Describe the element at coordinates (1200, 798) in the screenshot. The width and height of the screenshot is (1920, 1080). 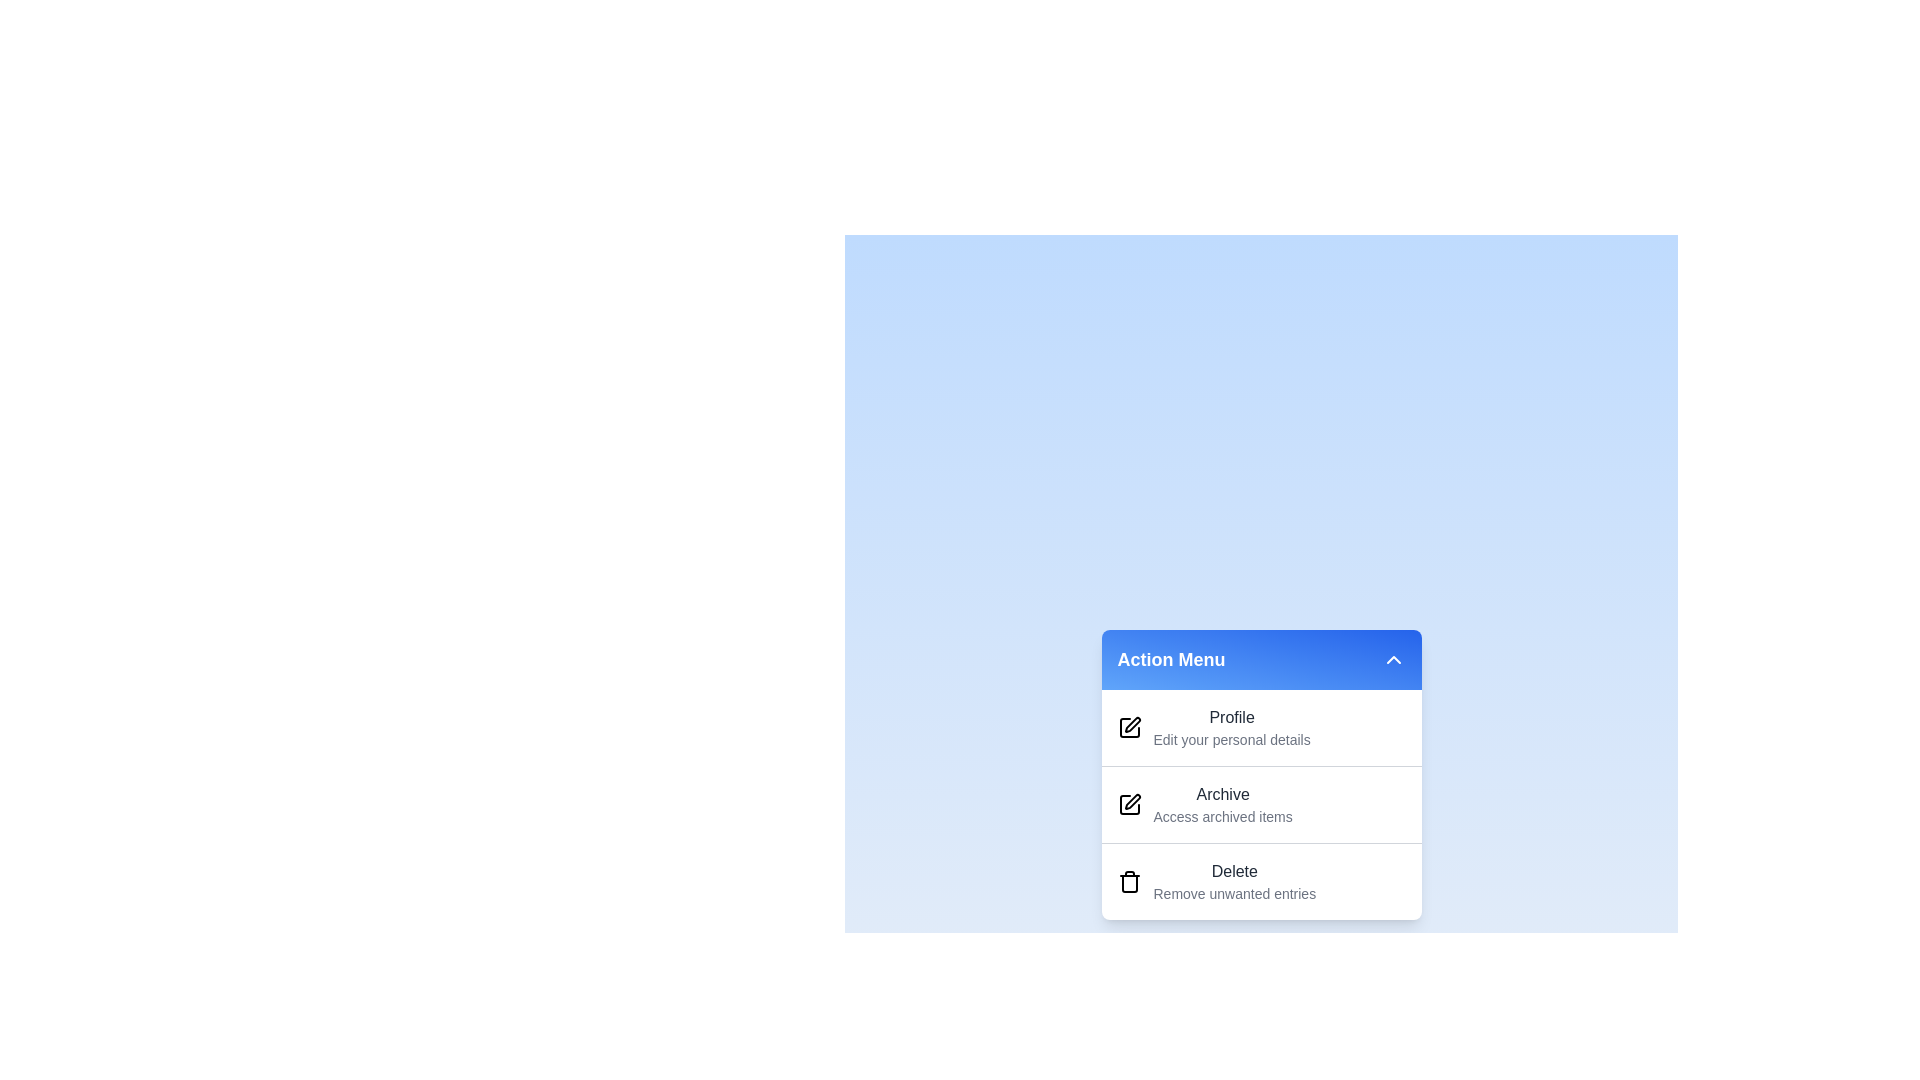
I see `the menu item corresponding to Archive` at that location.